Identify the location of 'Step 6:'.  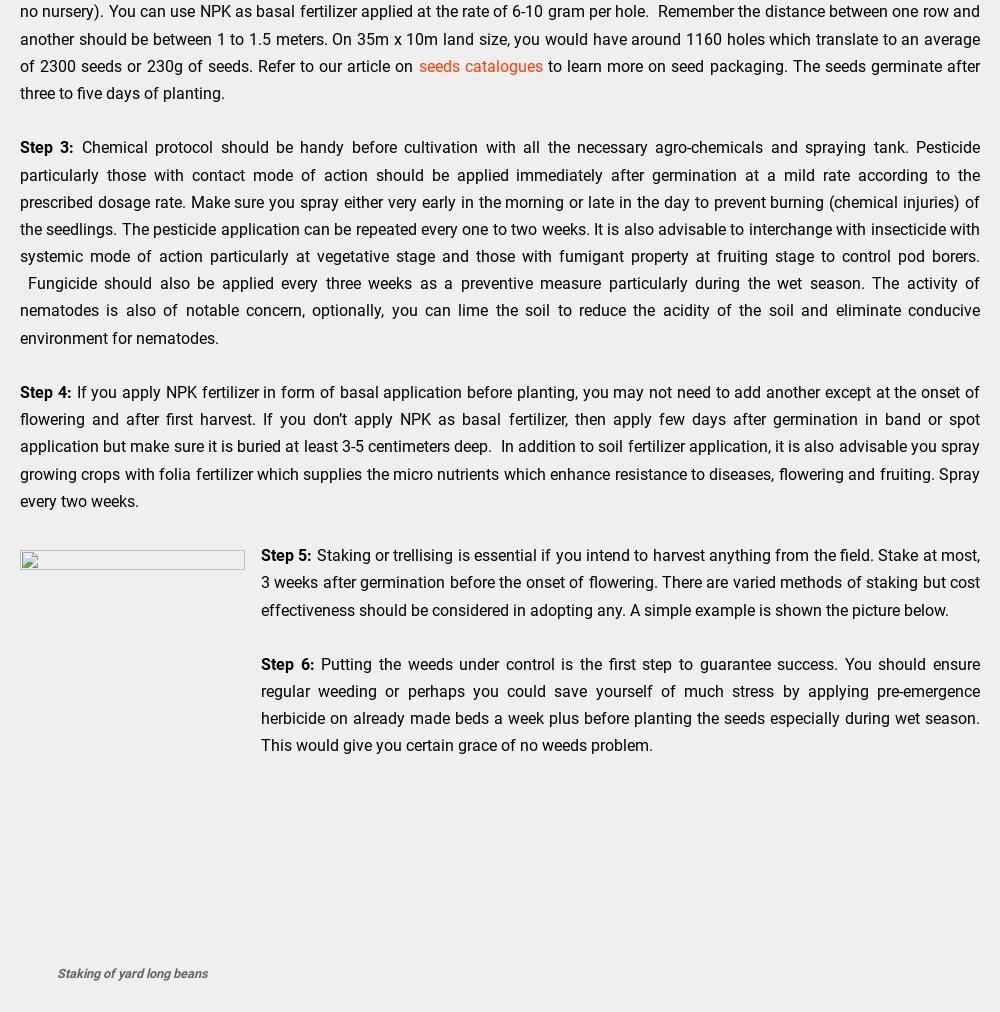
(287, 663).